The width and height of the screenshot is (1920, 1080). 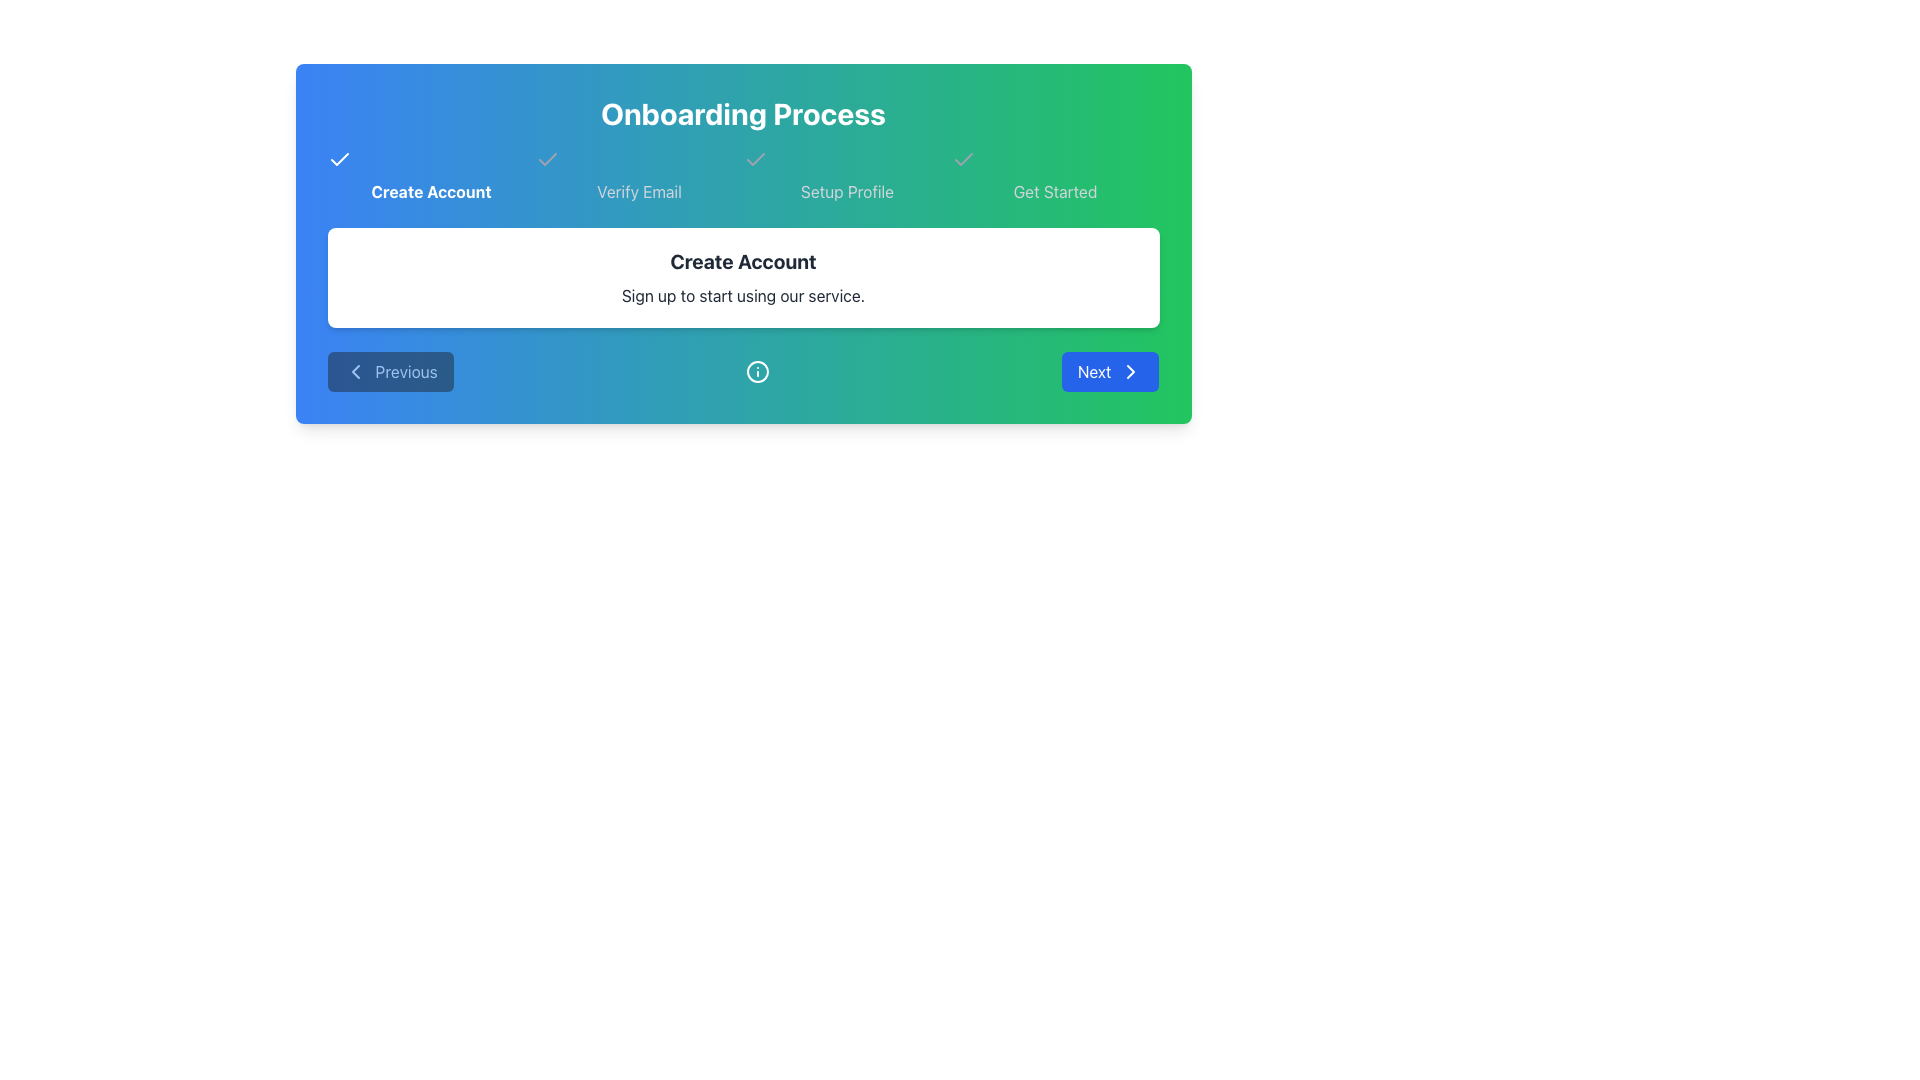 What do you see at coordinates (355, 371) in the screenshot?
I see `the leftward-pointing chevron icon` at bounding box center [355, 371].